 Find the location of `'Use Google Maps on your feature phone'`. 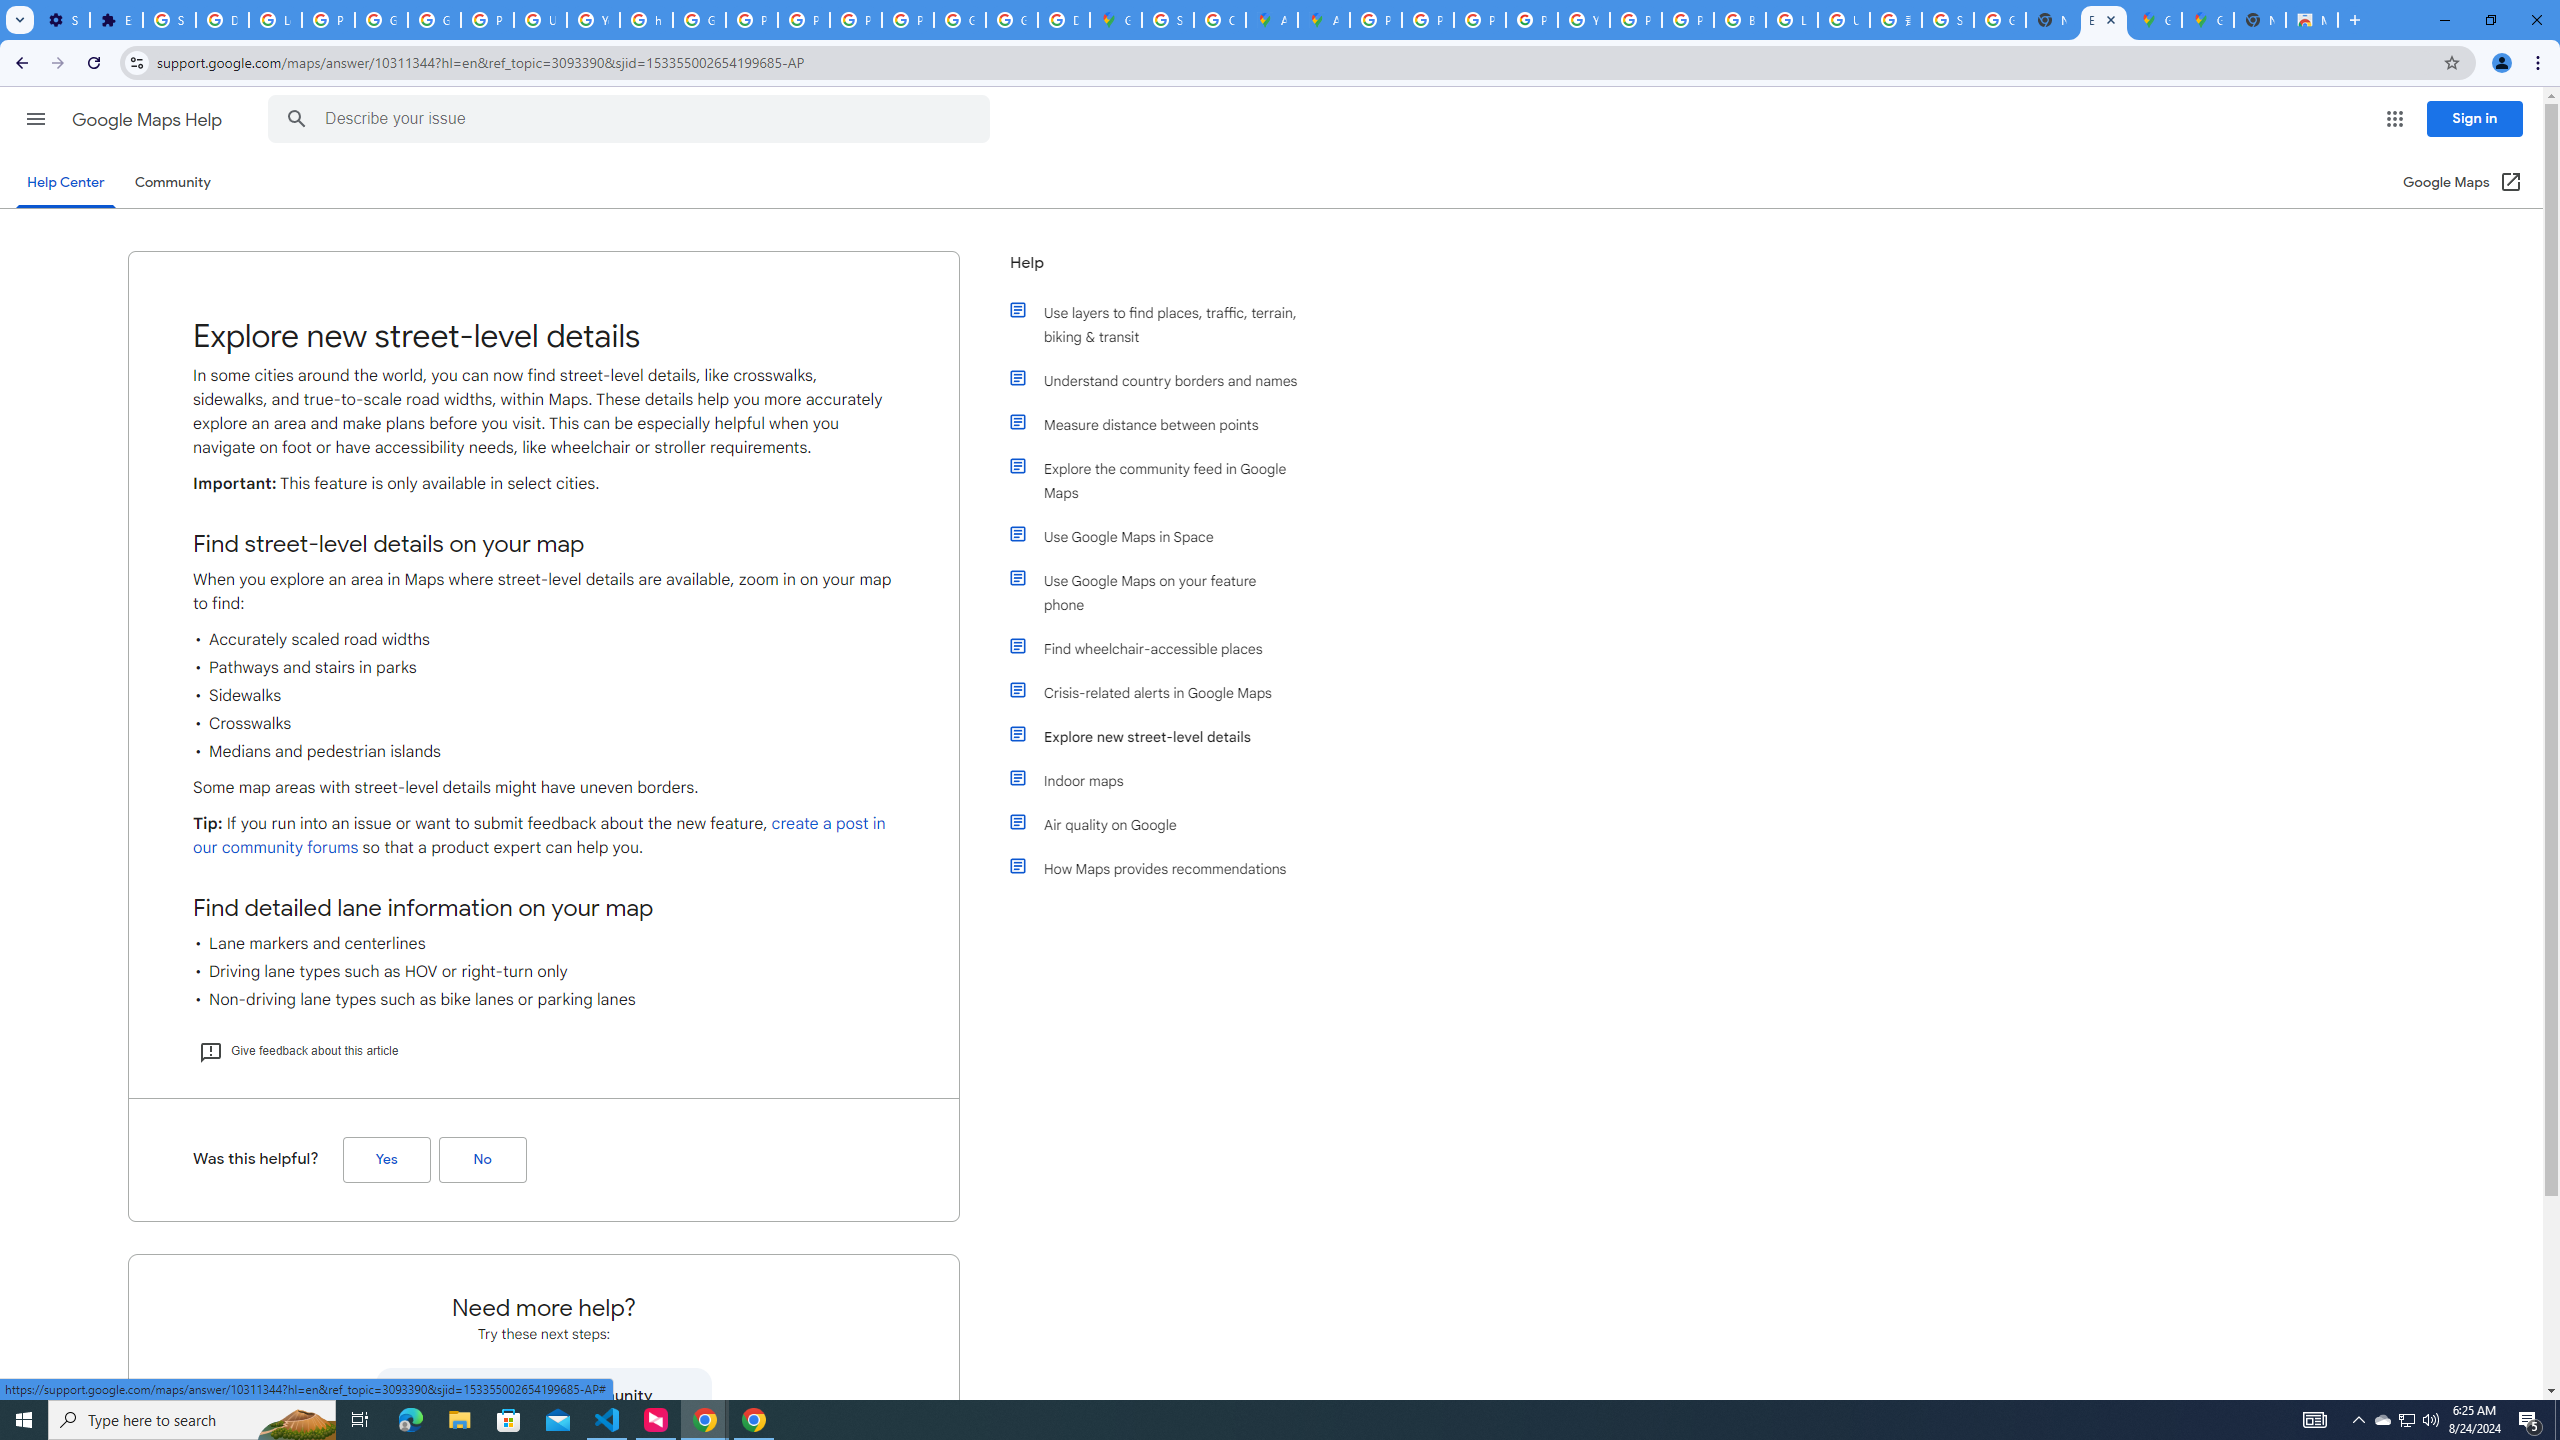

'Use Google Maps on your feature phone' is located at coordinates (1162, 591).